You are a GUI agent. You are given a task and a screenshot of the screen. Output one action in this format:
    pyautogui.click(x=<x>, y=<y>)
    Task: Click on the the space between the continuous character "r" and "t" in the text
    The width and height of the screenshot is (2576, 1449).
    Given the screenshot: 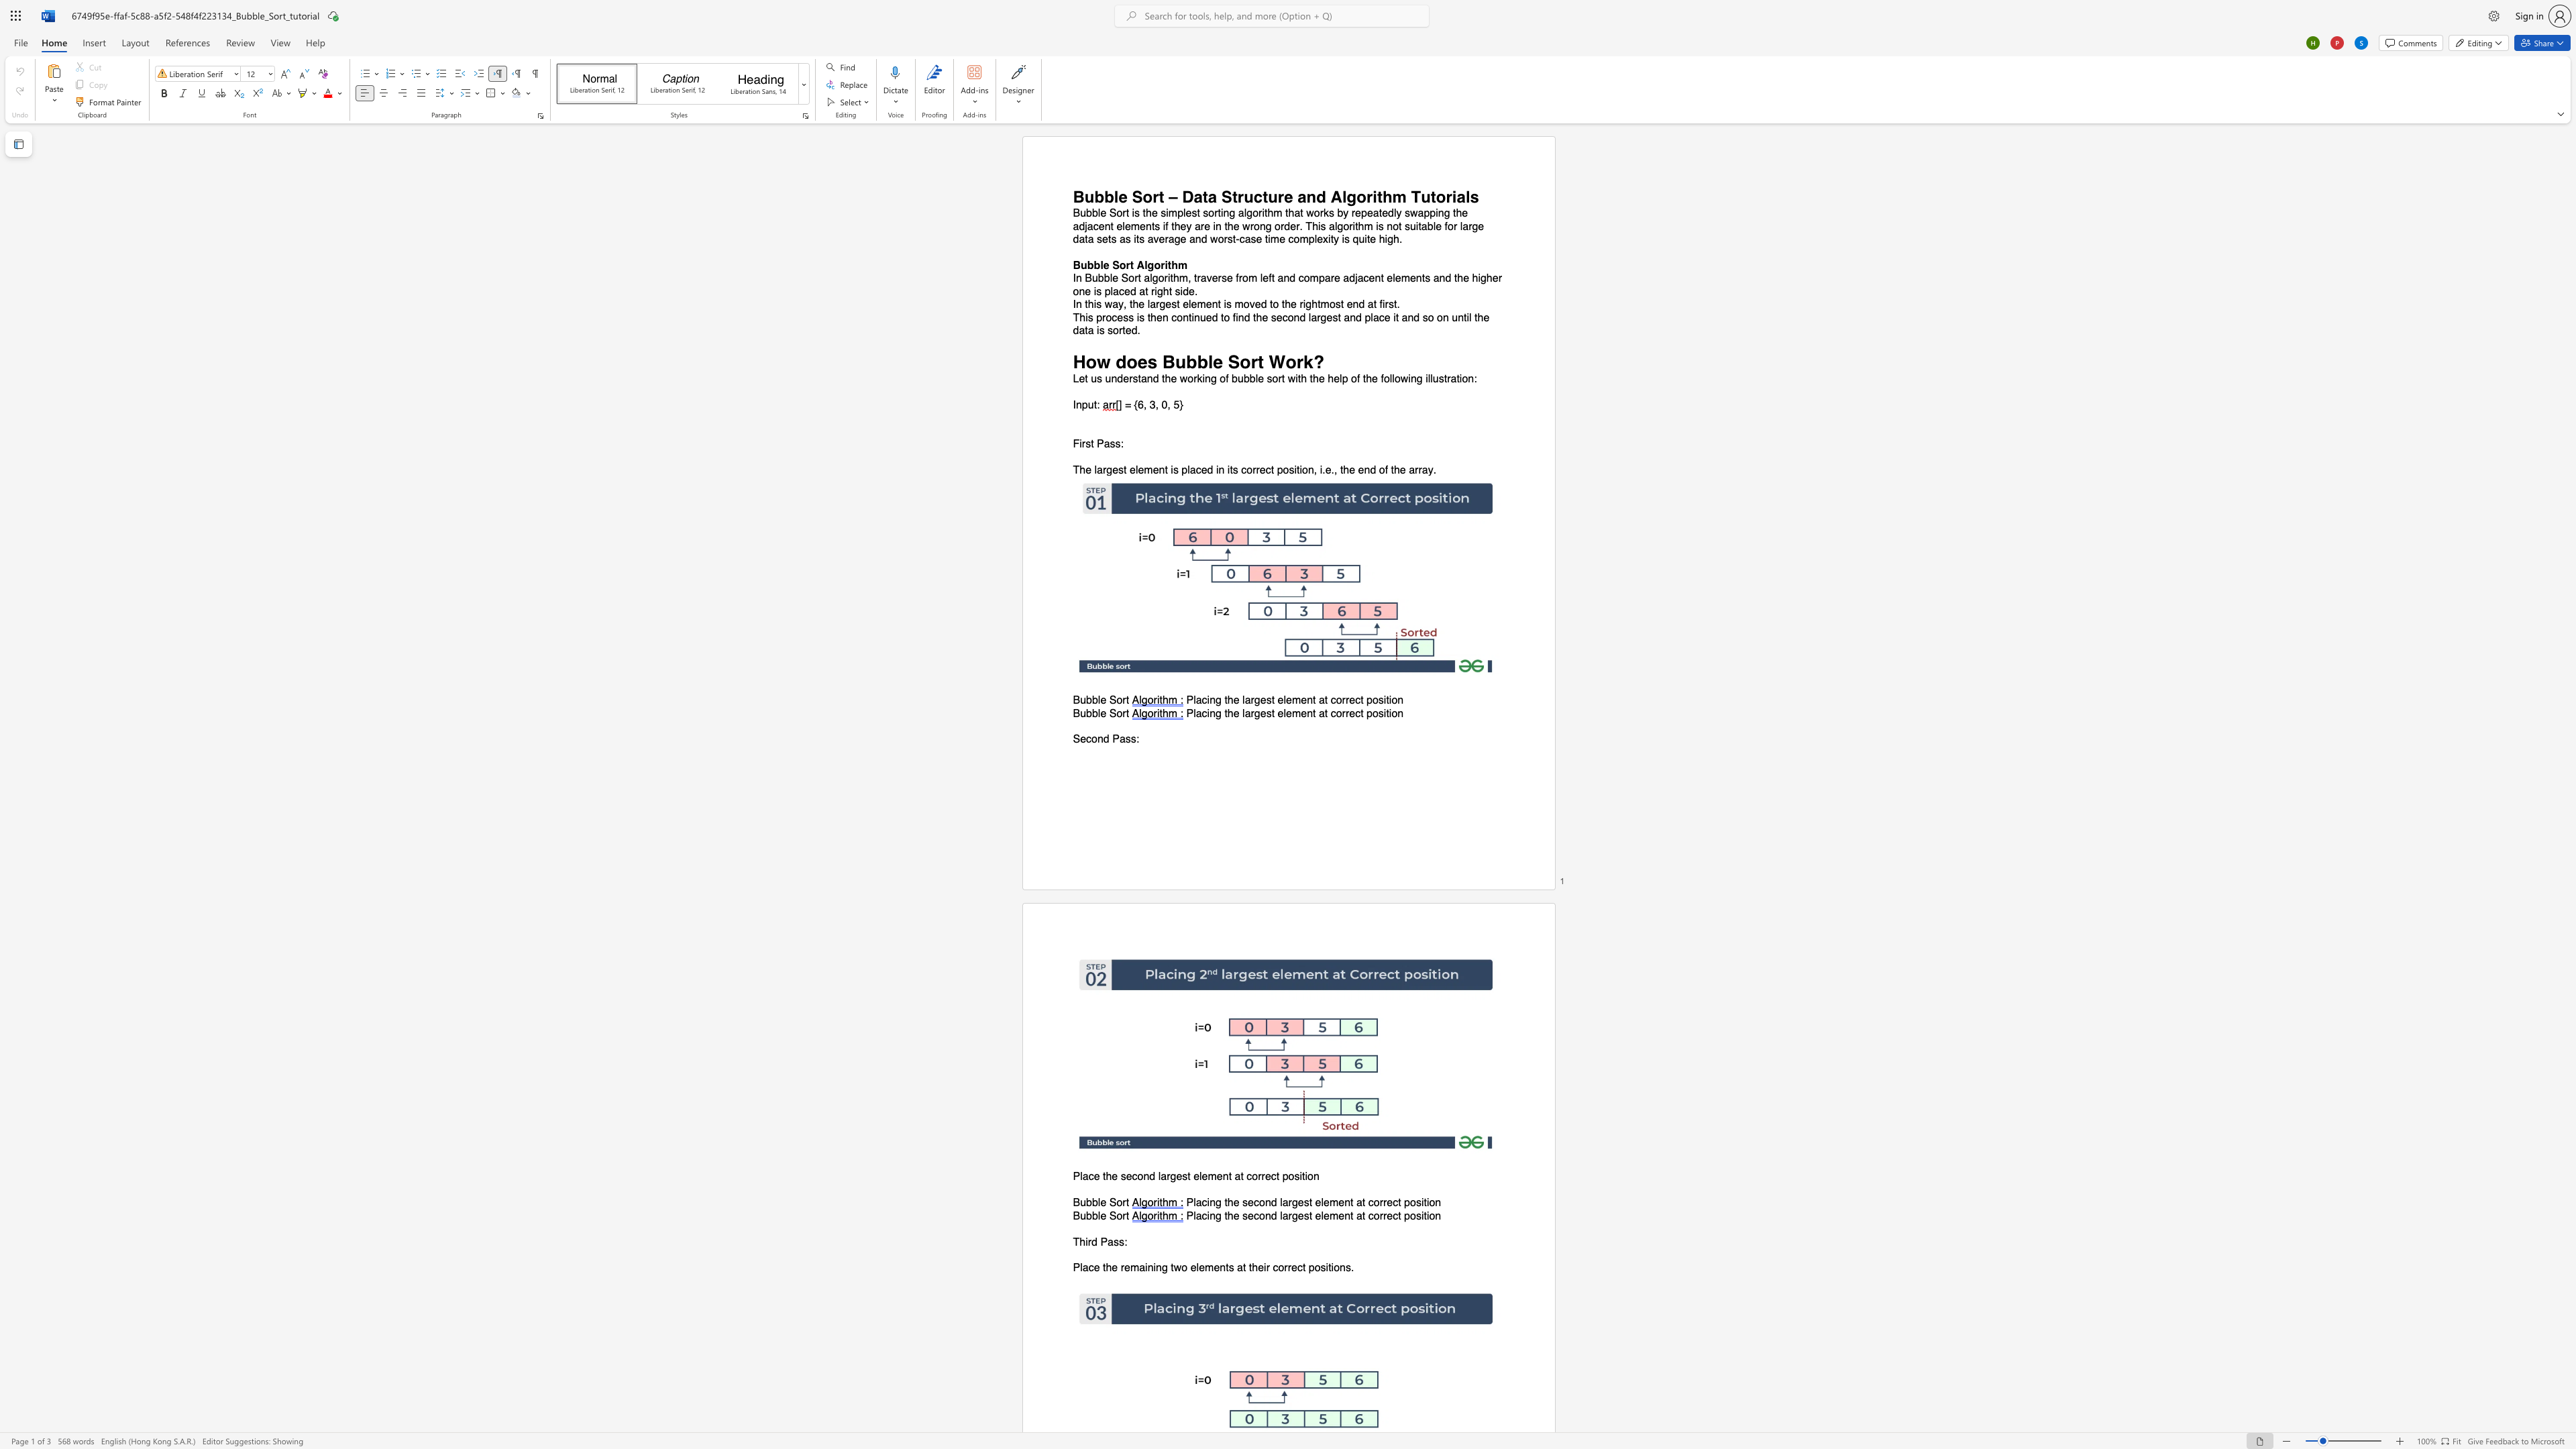 What is the action you would take?
    pyautogui.click(x=1126, y=712)
    